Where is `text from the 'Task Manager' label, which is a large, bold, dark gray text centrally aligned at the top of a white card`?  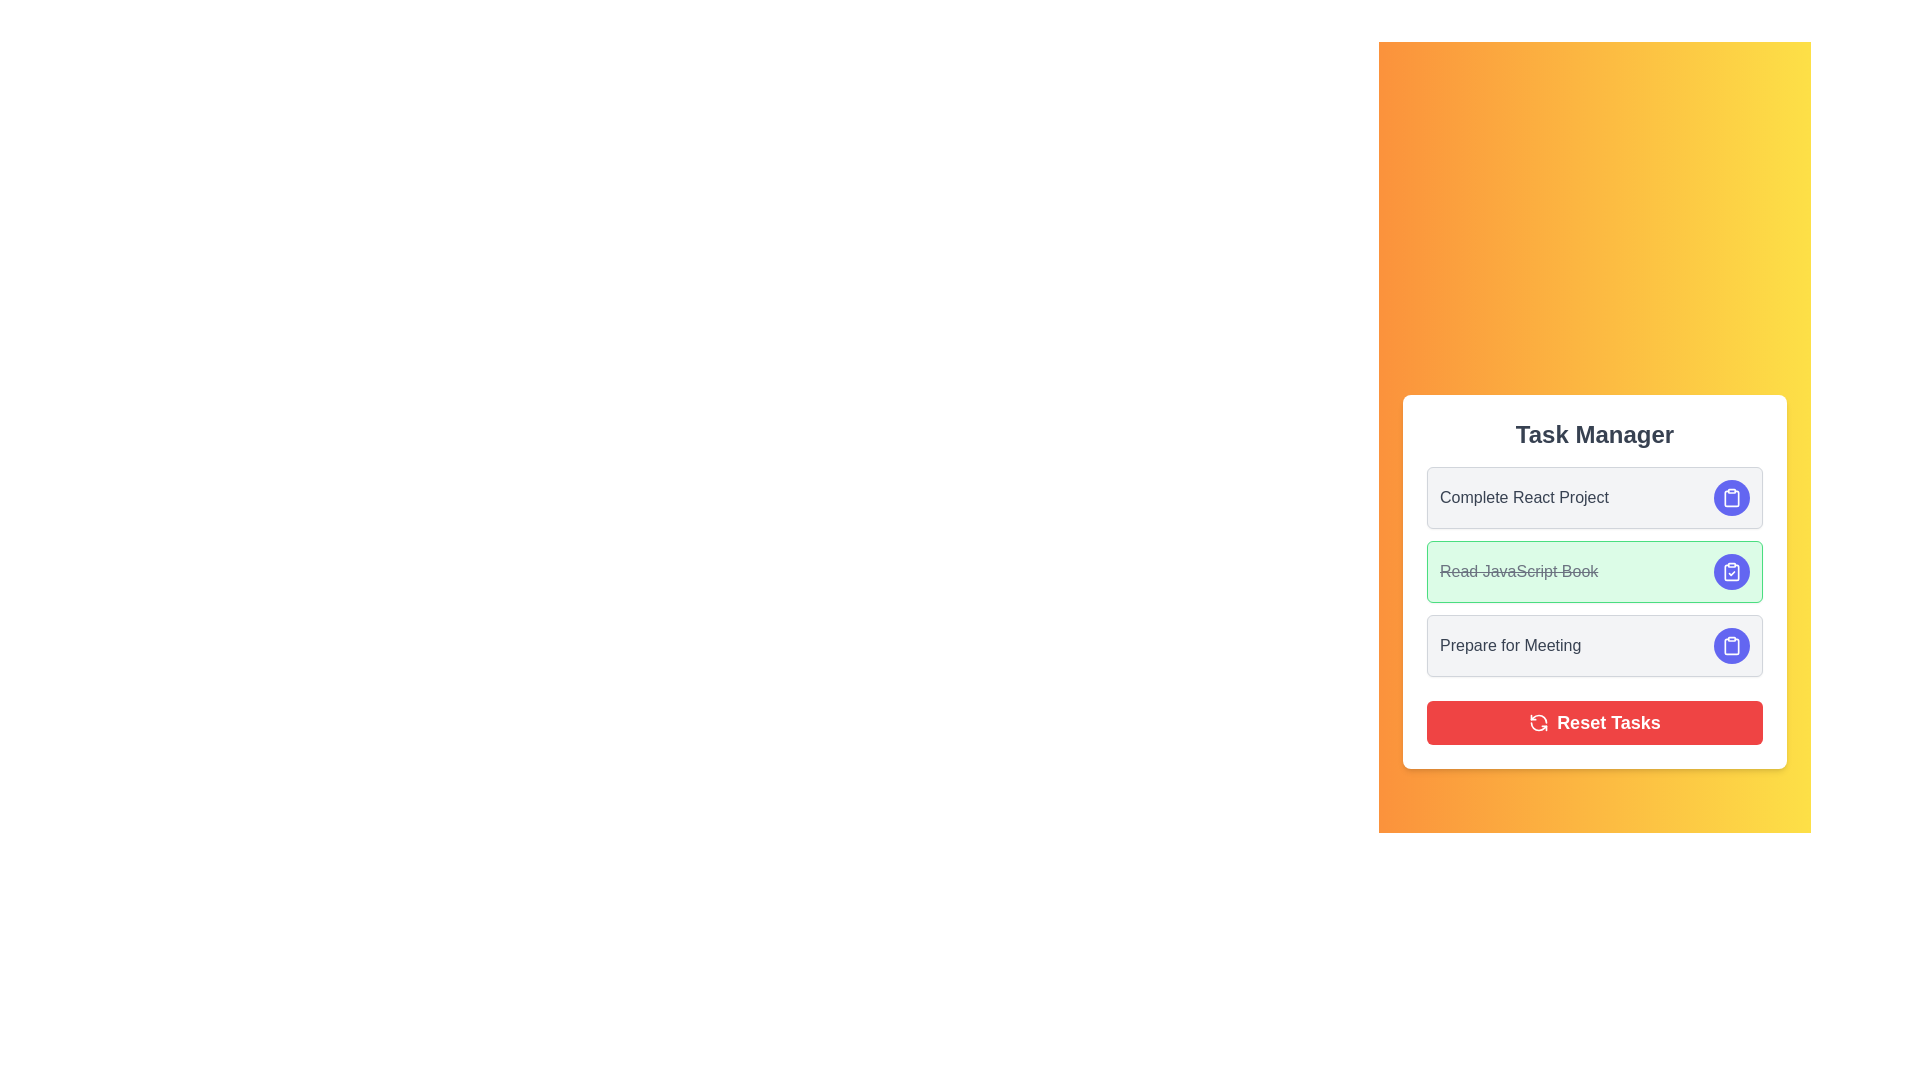 text from the 'Task Manager' label, which is a large, bold, dark gray text centrally aligned at the top of a white card is located at coordinates (1593, 434).